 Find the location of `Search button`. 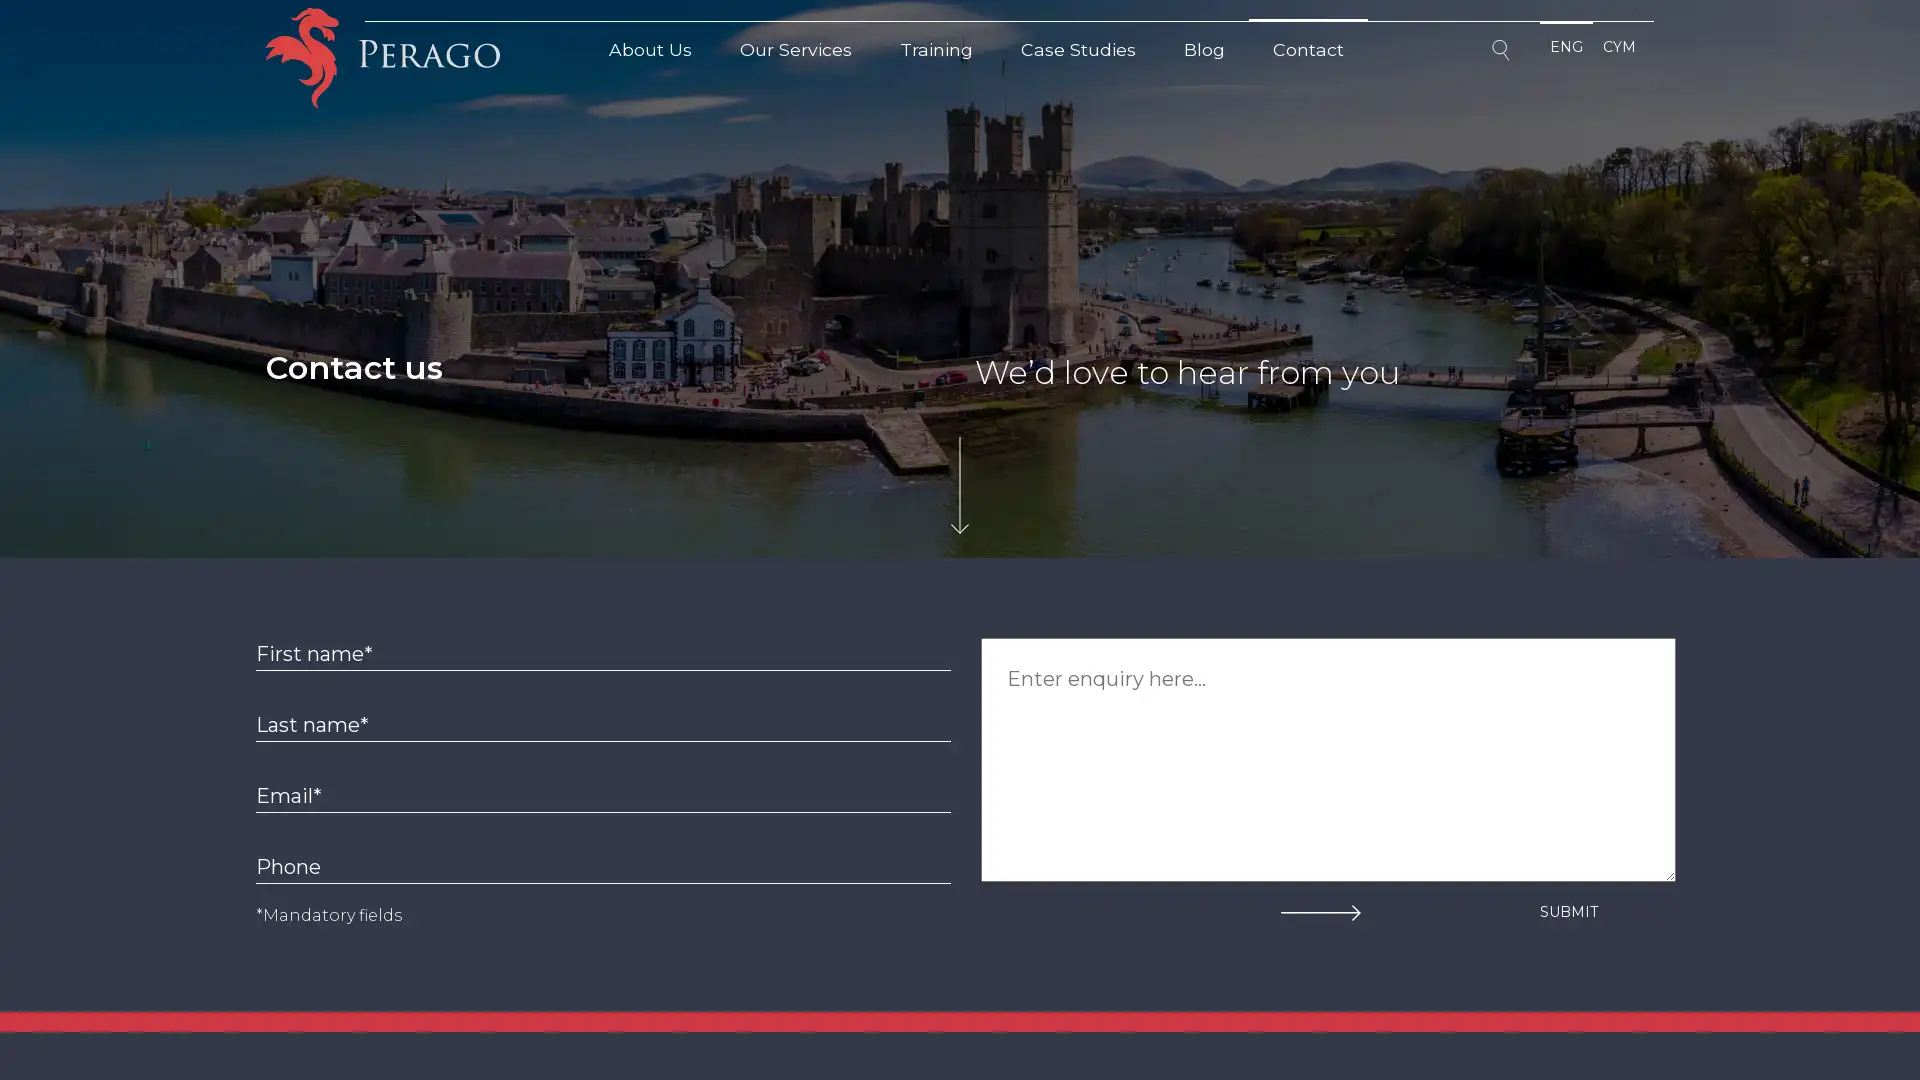

Search button is located at coordinates (1503, 53).